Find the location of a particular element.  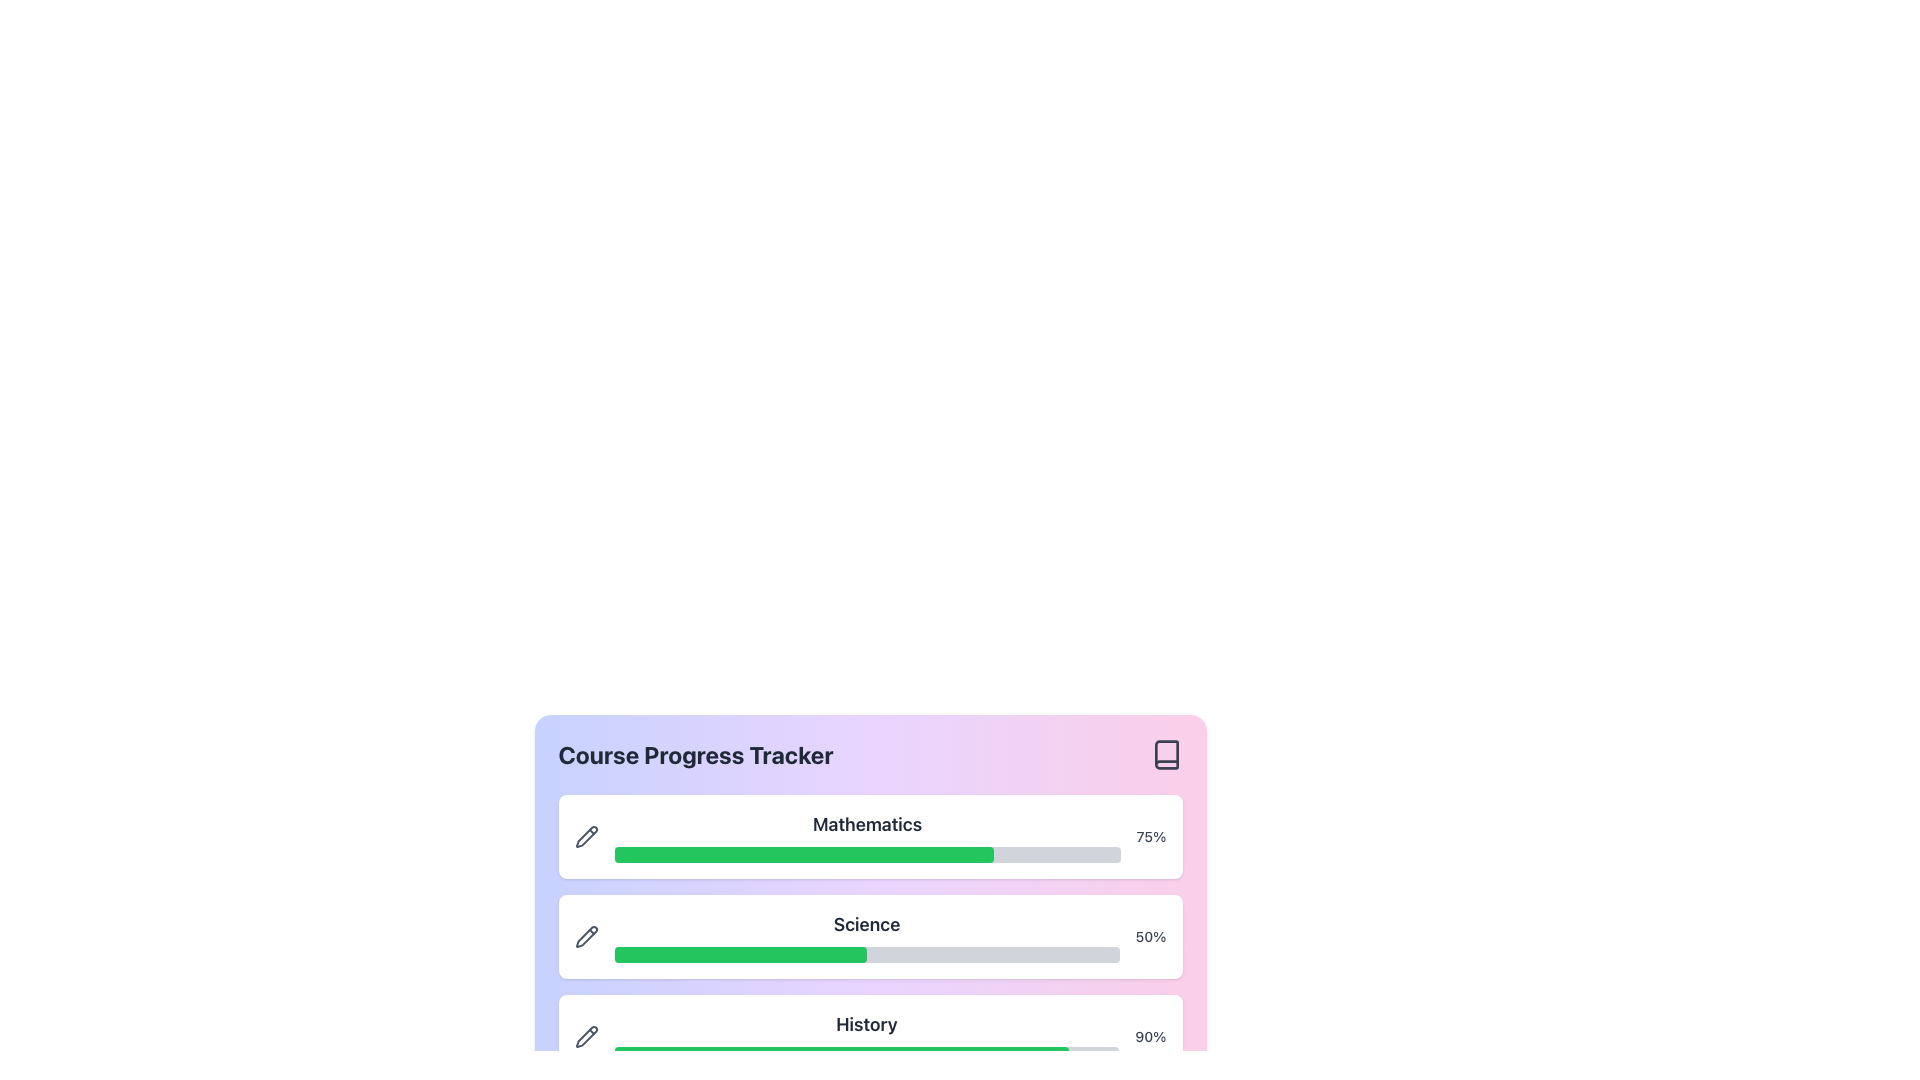

the visual representation of the progress on the rectangular progress bar located in the 'Mathematics' section of the progress tracker interface, which shows approximately 75% completion with a green foreground and gray background is located at coordinates (867, 855).